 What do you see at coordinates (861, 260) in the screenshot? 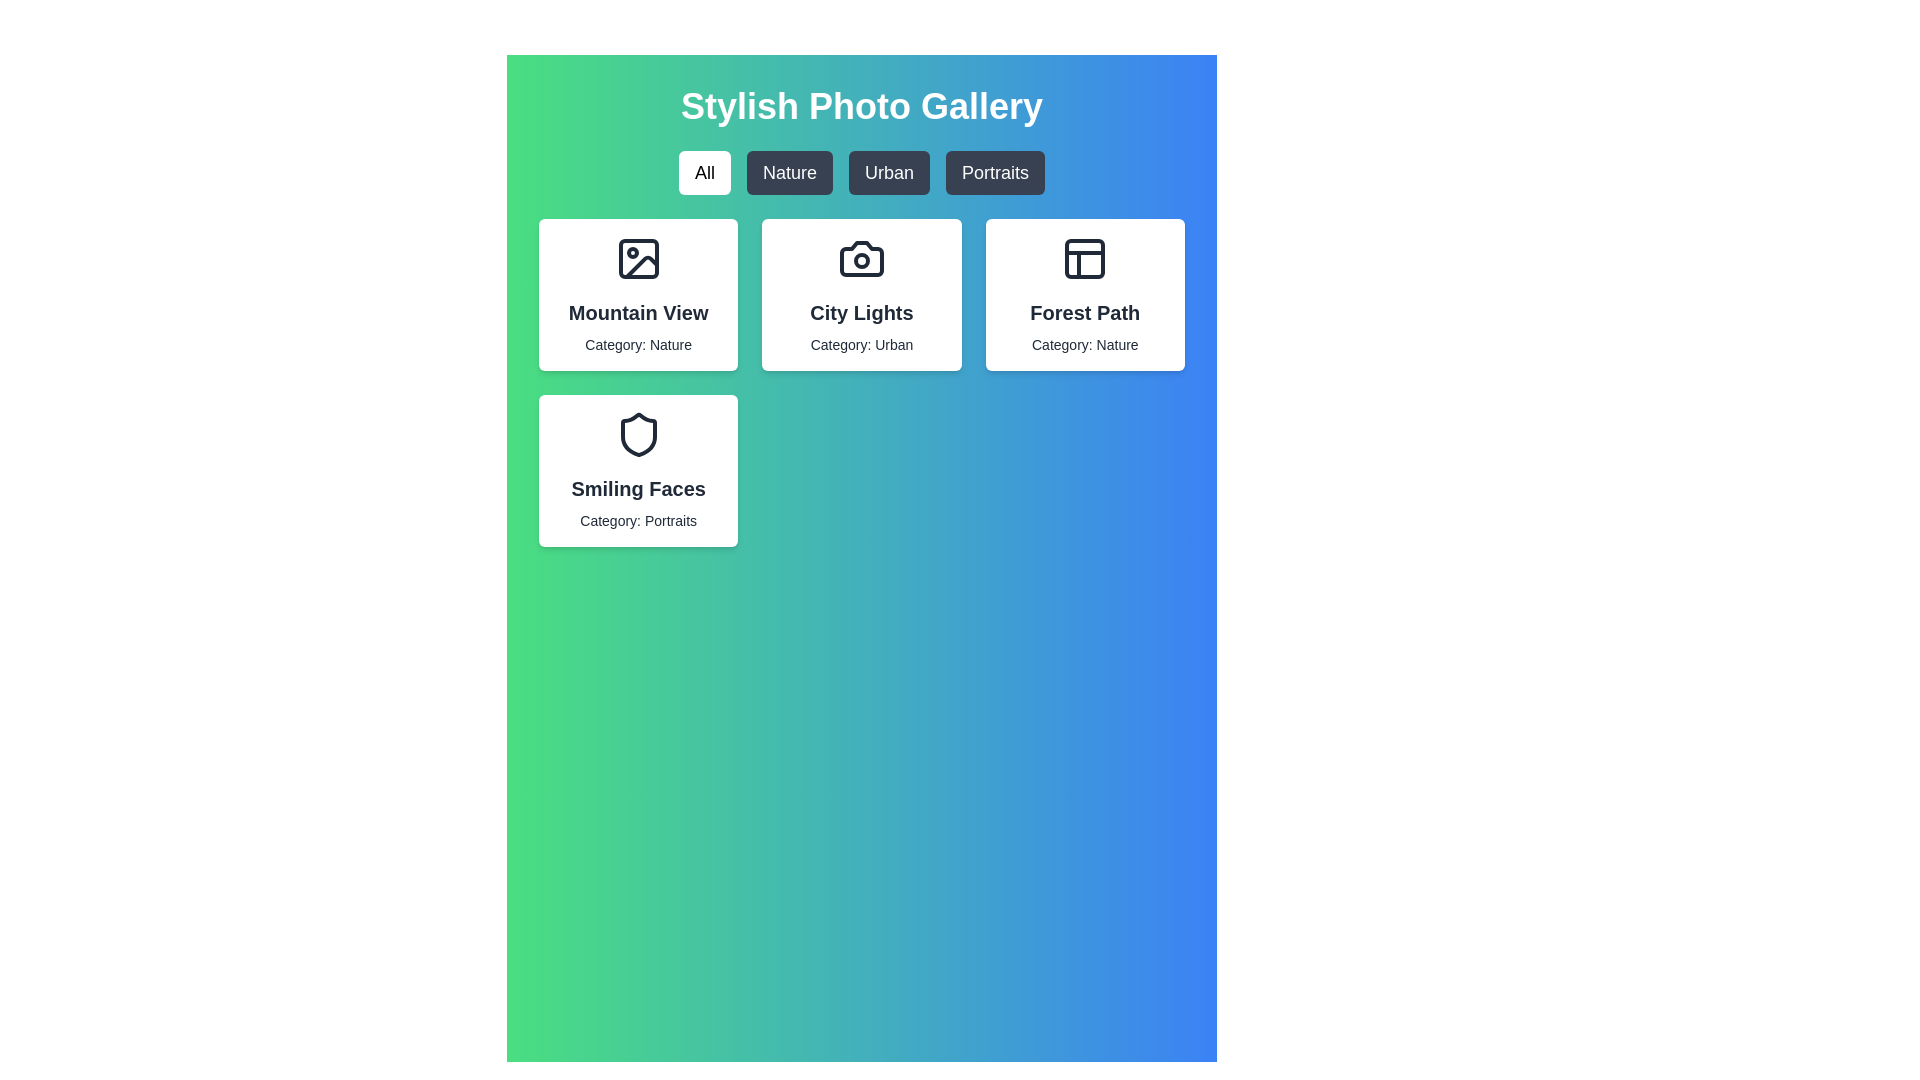
I see `the small circle within the camera icon located in the center of the 'City Lights' card` at bounding box center [861, 260].